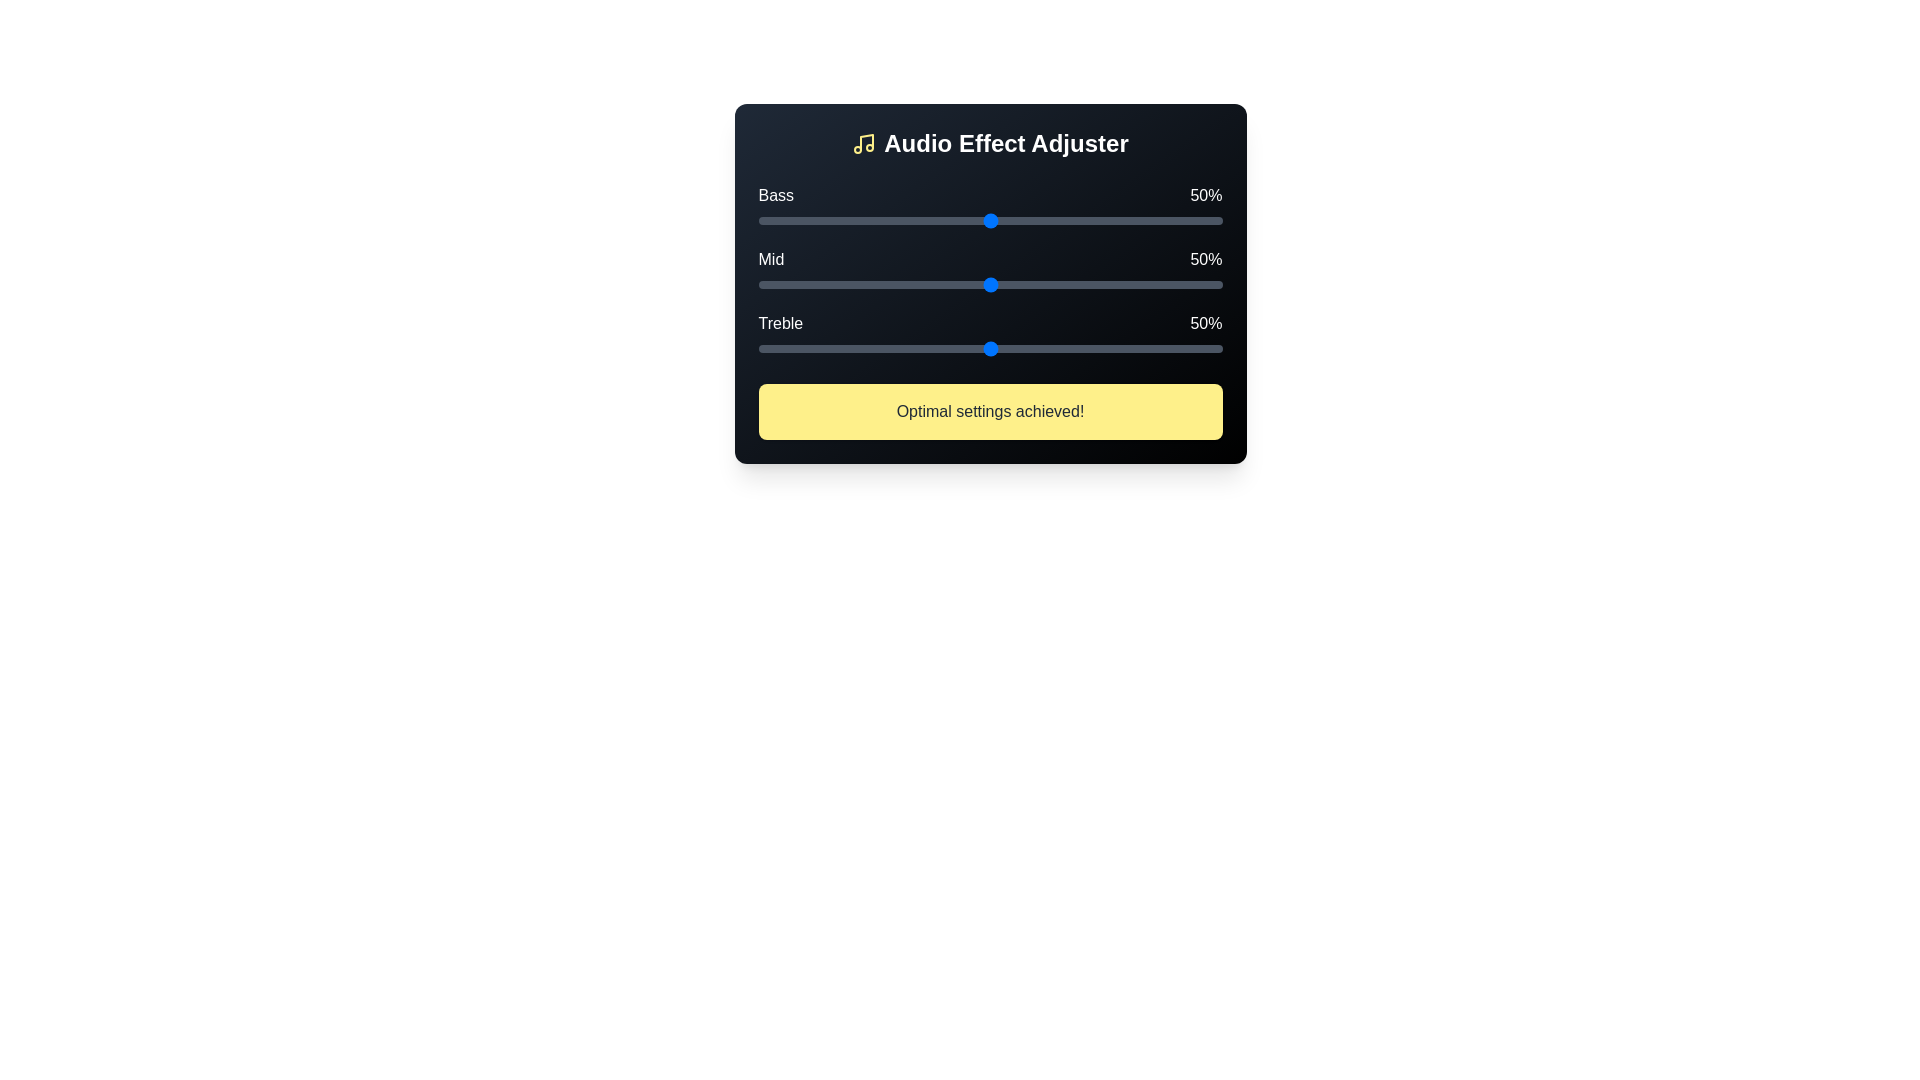 This screenshot has height=1080, width=1920. I want to click on the Bass slider to 43% by clicking on the slider track, so click(957, 220).